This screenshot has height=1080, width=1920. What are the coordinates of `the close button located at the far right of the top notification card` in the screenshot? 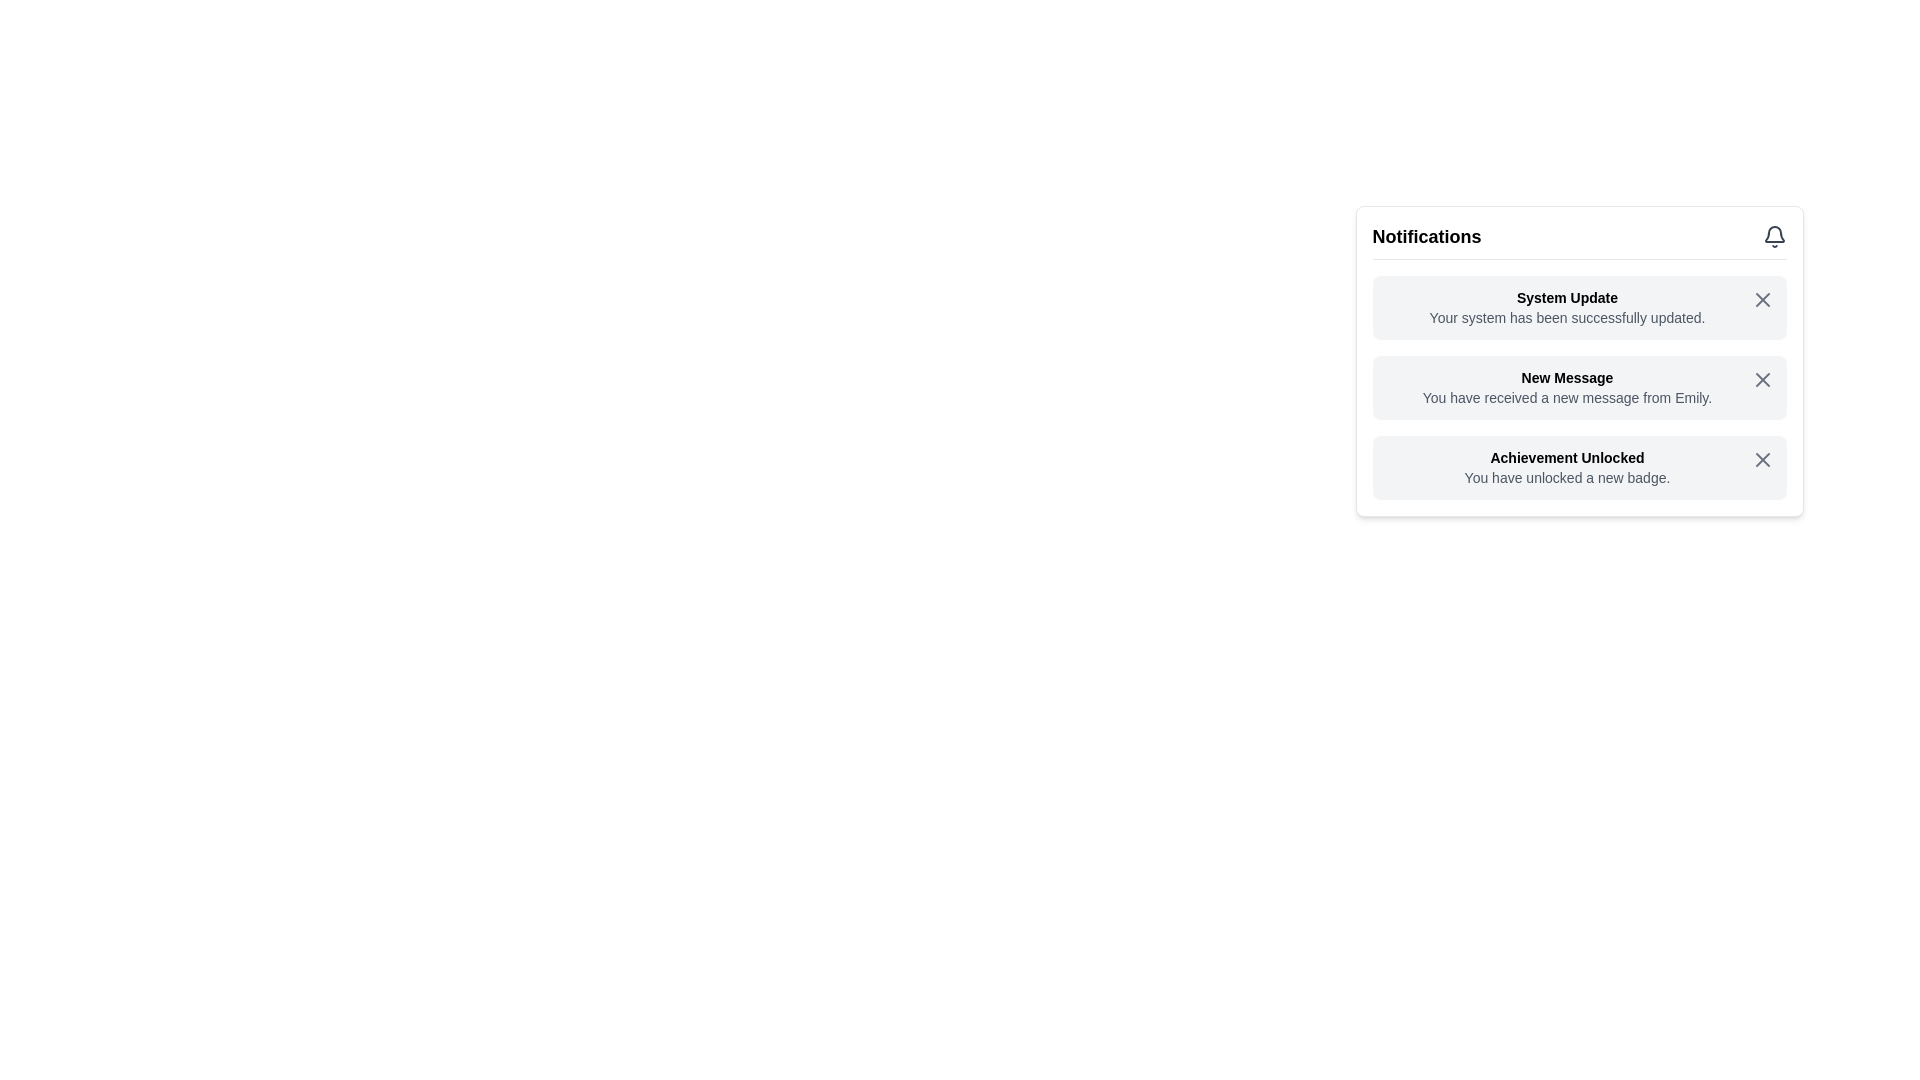 It's located at (1762, 300).